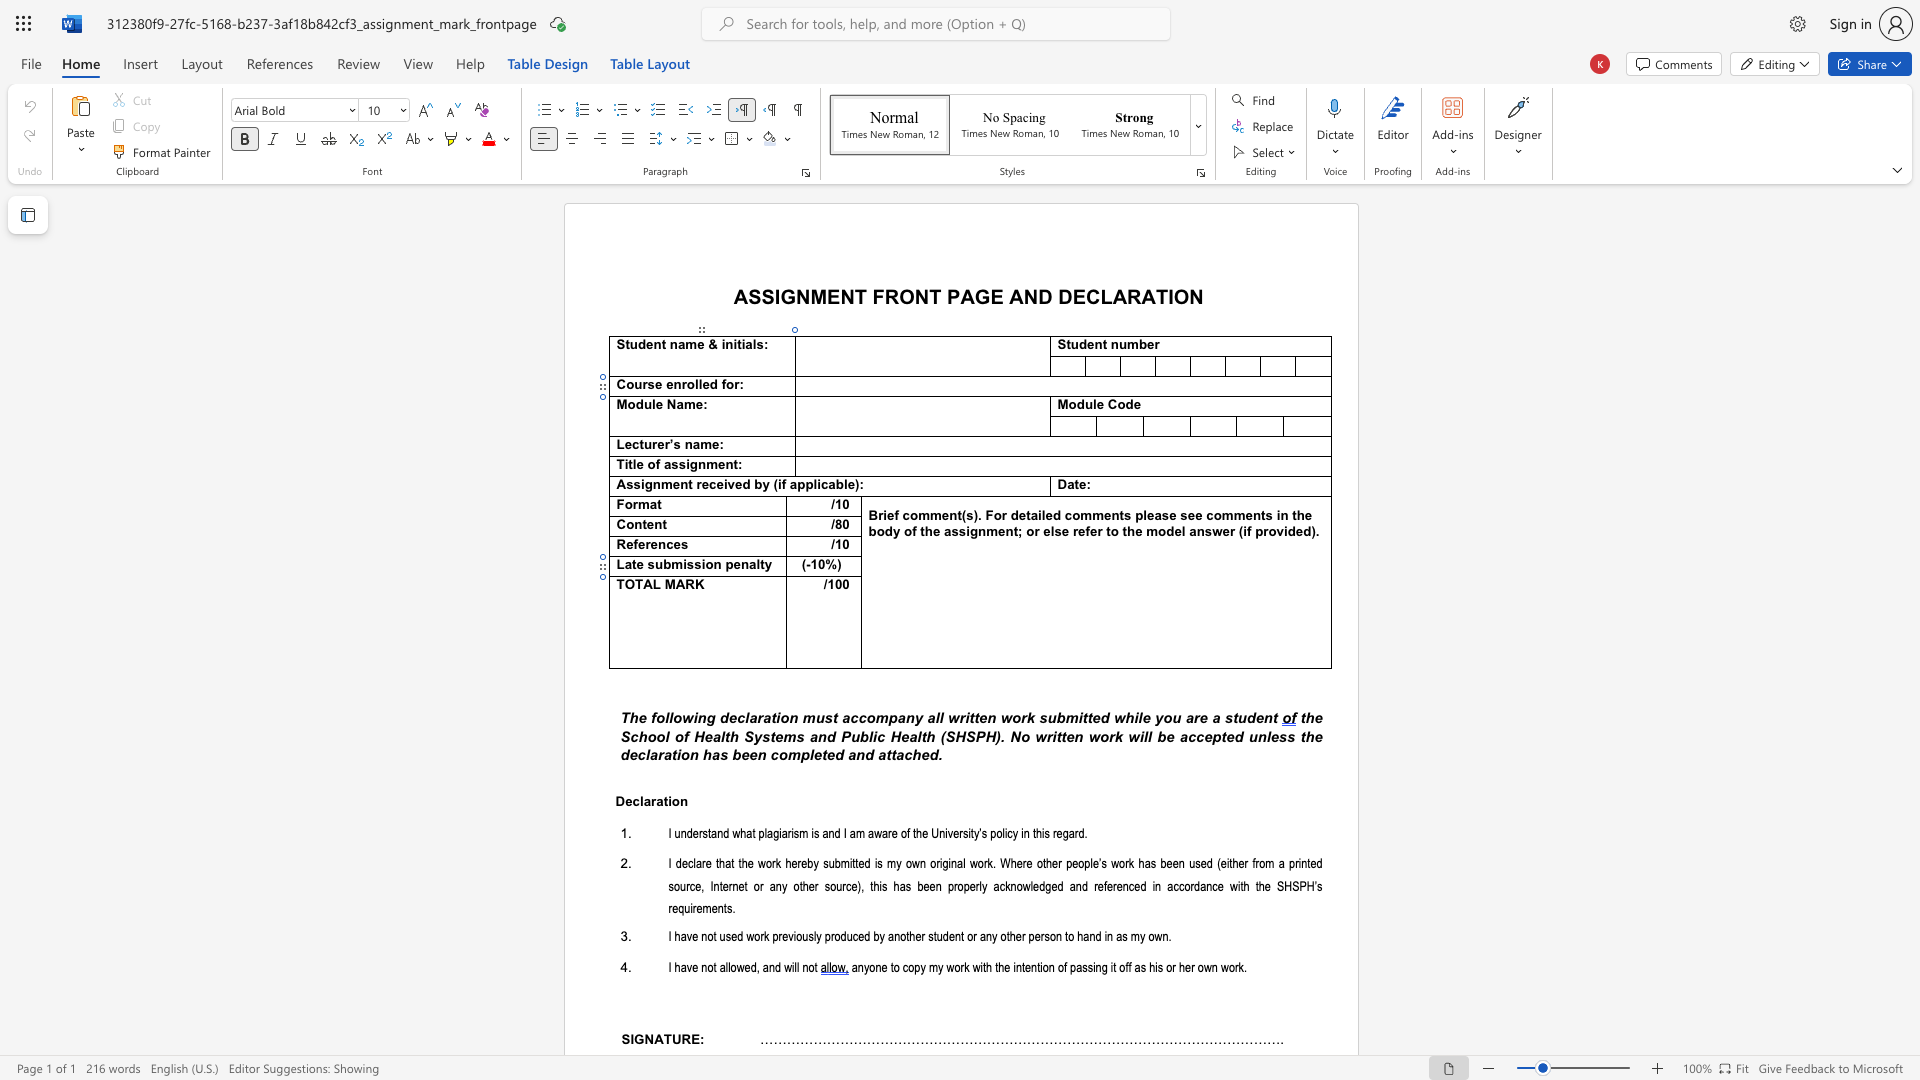 This screenshot has height=1080, width=1920. Describe the element at coordinates (643, 585) in the screenshot. I see `the space between the continuous character "T" and "A" in the text` at that location.